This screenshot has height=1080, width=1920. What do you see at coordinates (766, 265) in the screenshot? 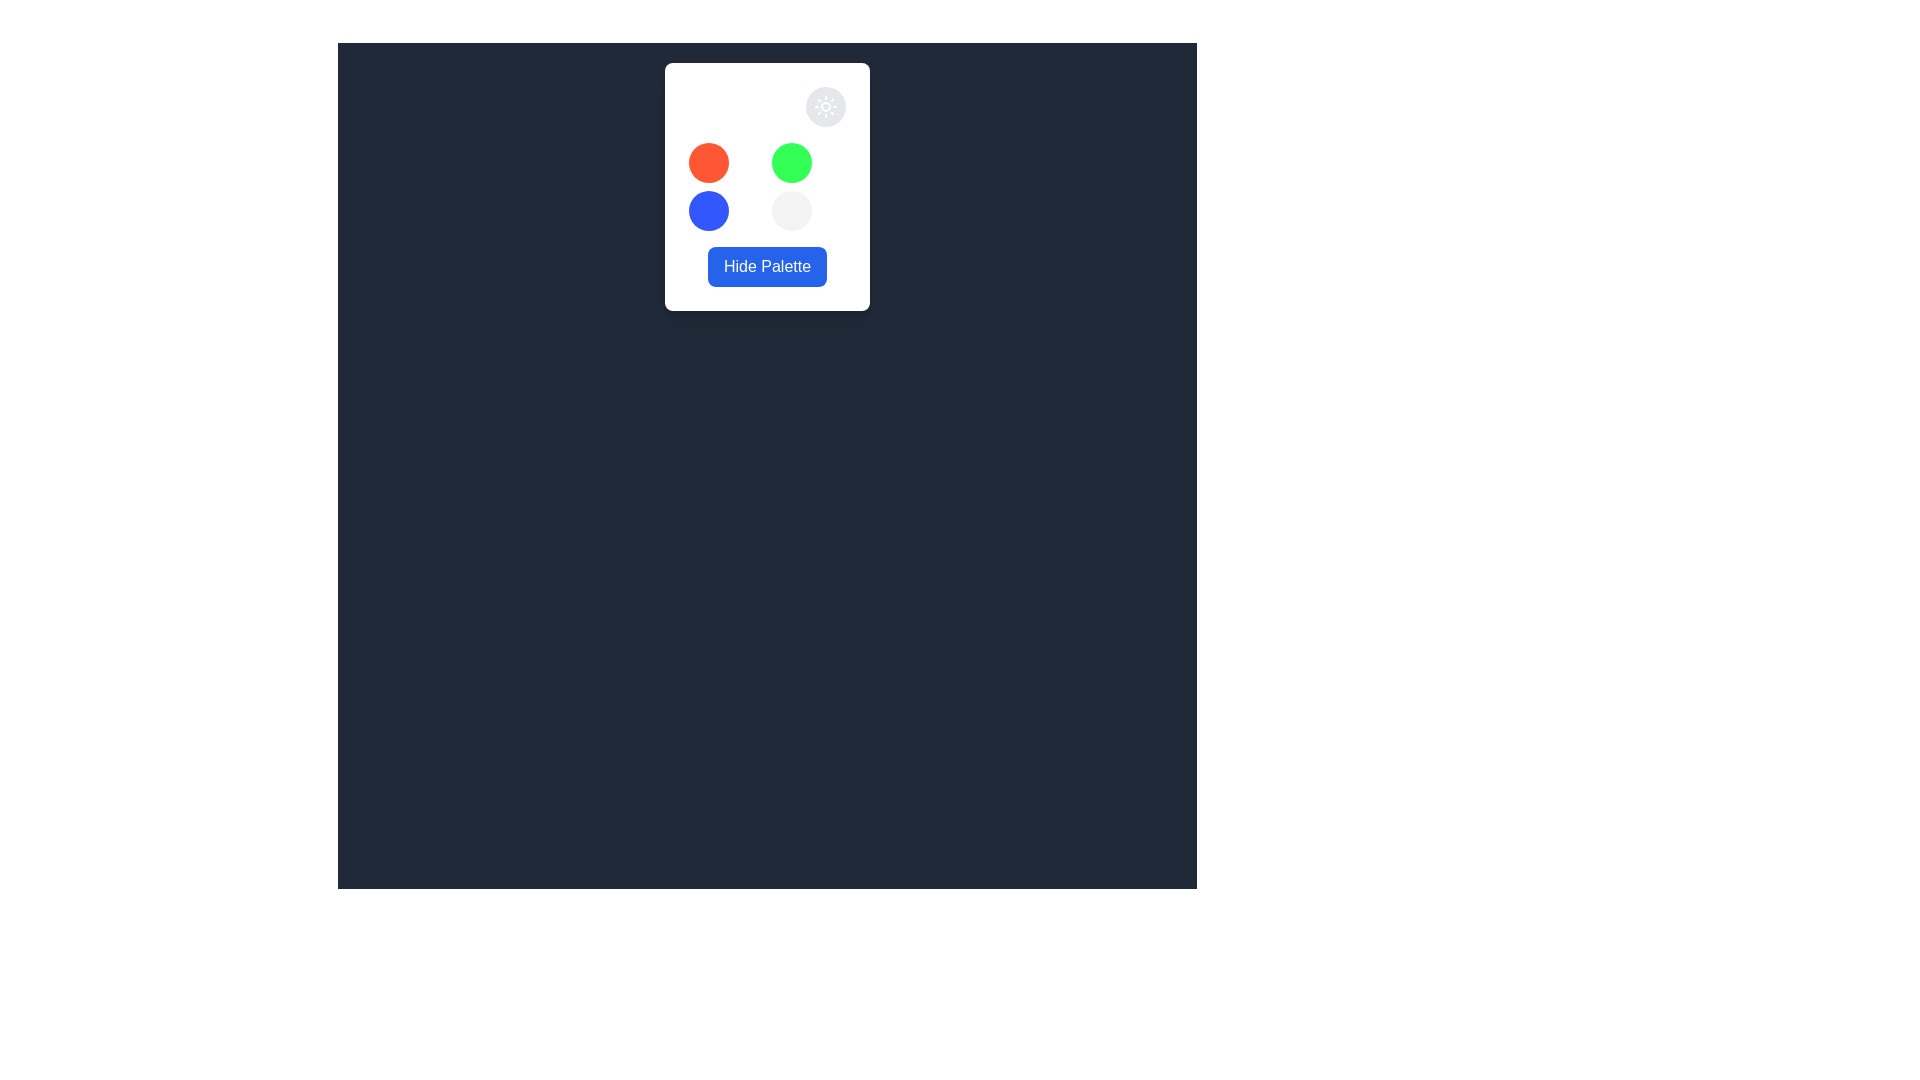
I see `the 'Hide Palette' button, which is a rectangular button with a blue background and white text, located at the bottom of a card below a grid of colored elements` at bounding box center [766, 265].